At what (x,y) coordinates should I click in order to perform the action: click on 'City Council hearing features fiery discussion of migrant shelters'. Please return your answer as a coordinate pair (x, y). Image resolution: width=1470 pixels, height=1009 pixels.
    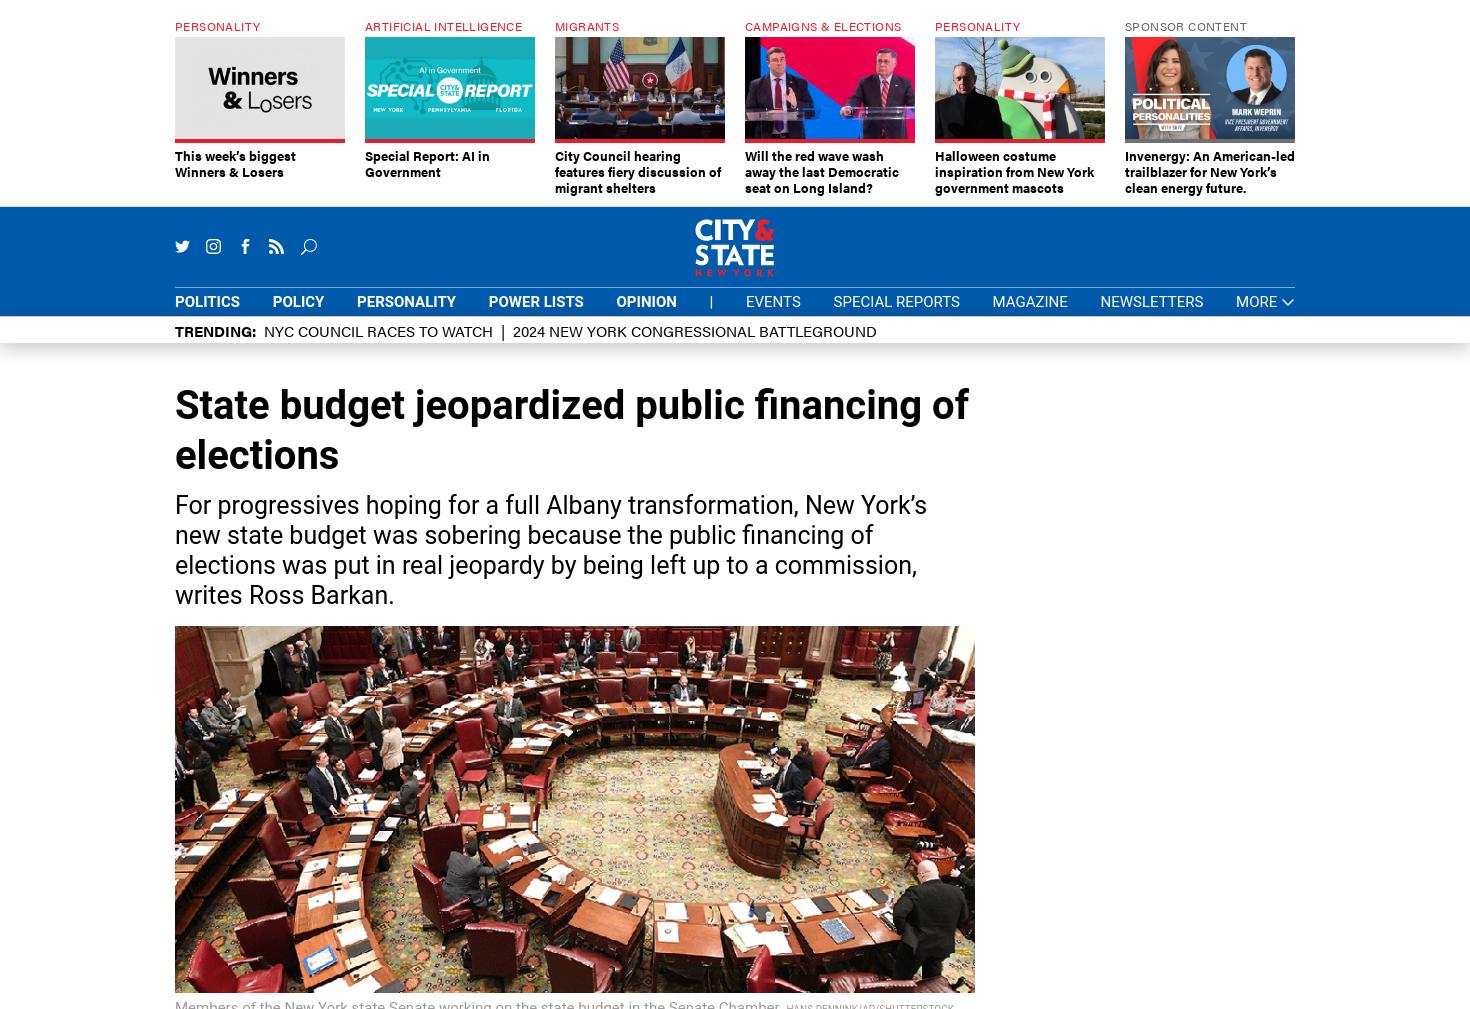
    Looking at the image, I should click on (636, 170).